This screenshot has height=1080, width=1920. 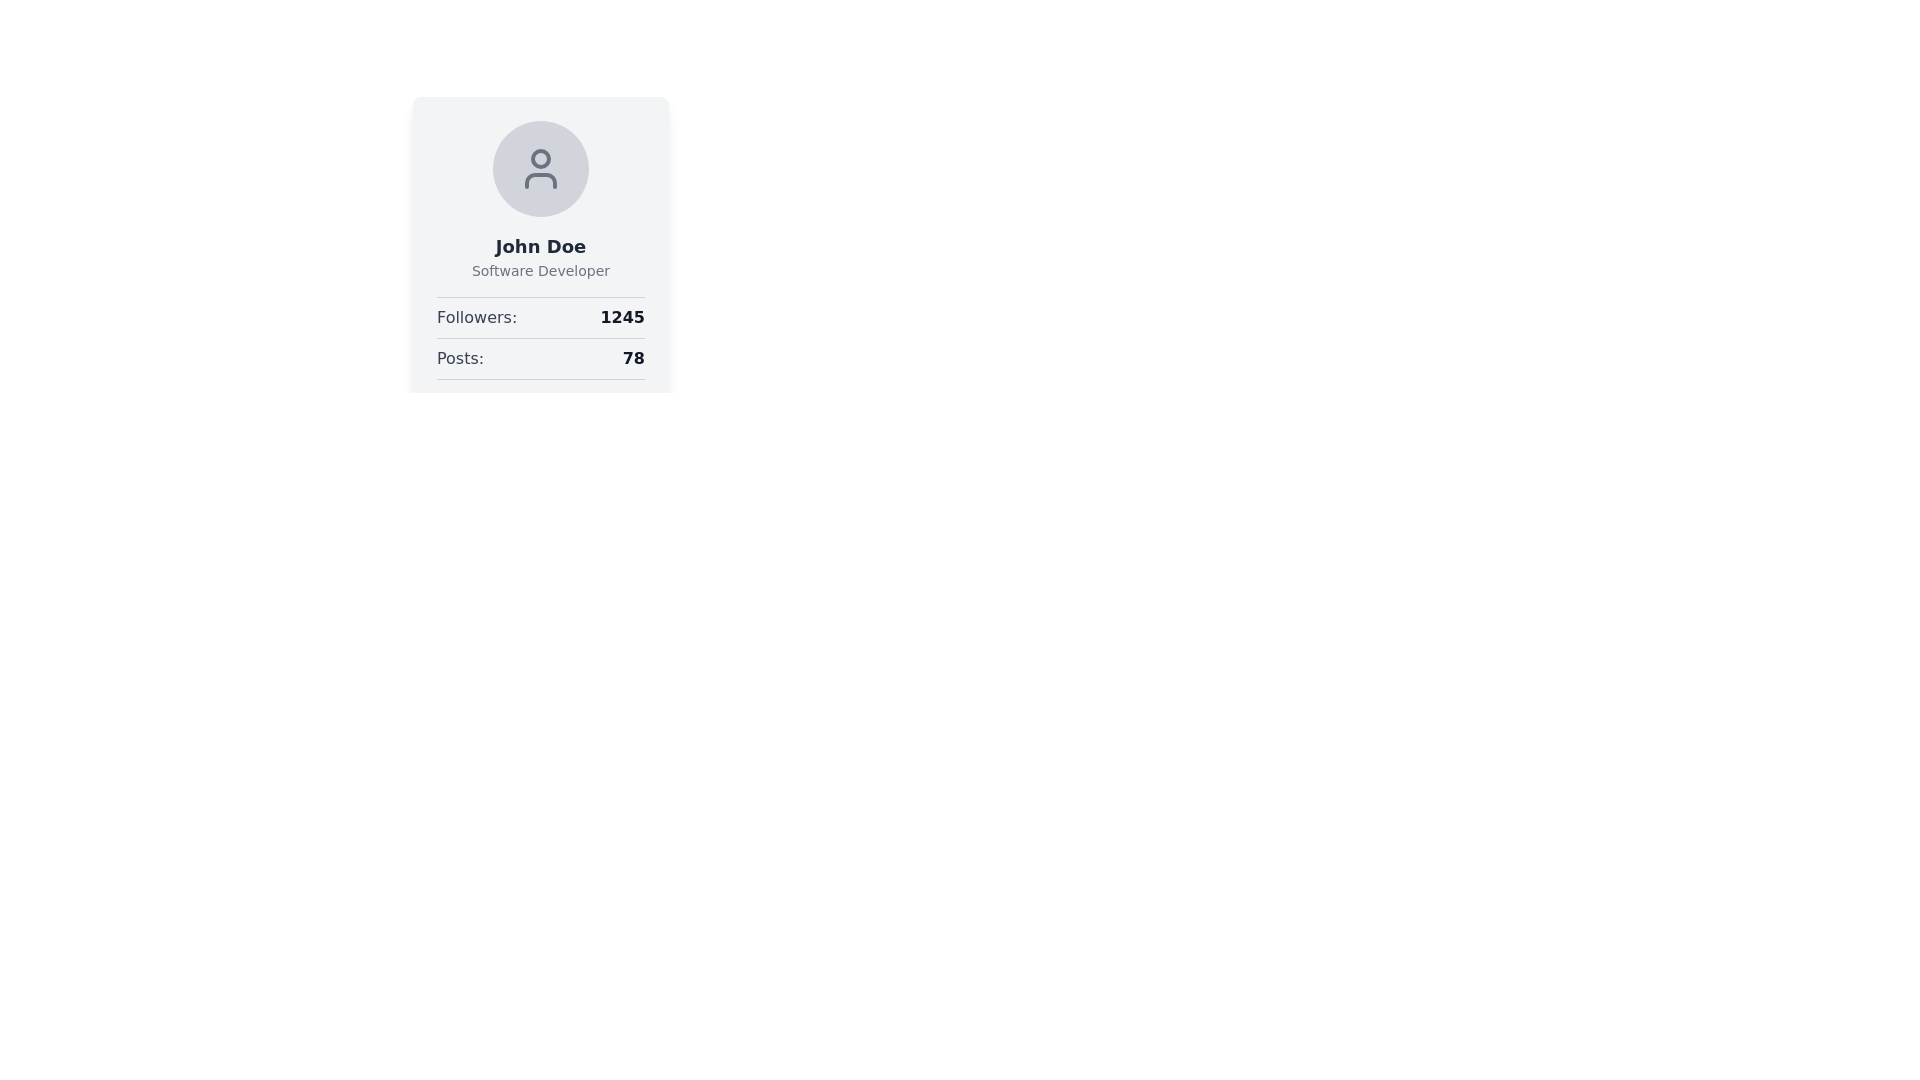 I want to click on text content of the Followers display located below the user profile picture and name, prominently positioned after the label 'Followers:', so click(x=621, y=316).